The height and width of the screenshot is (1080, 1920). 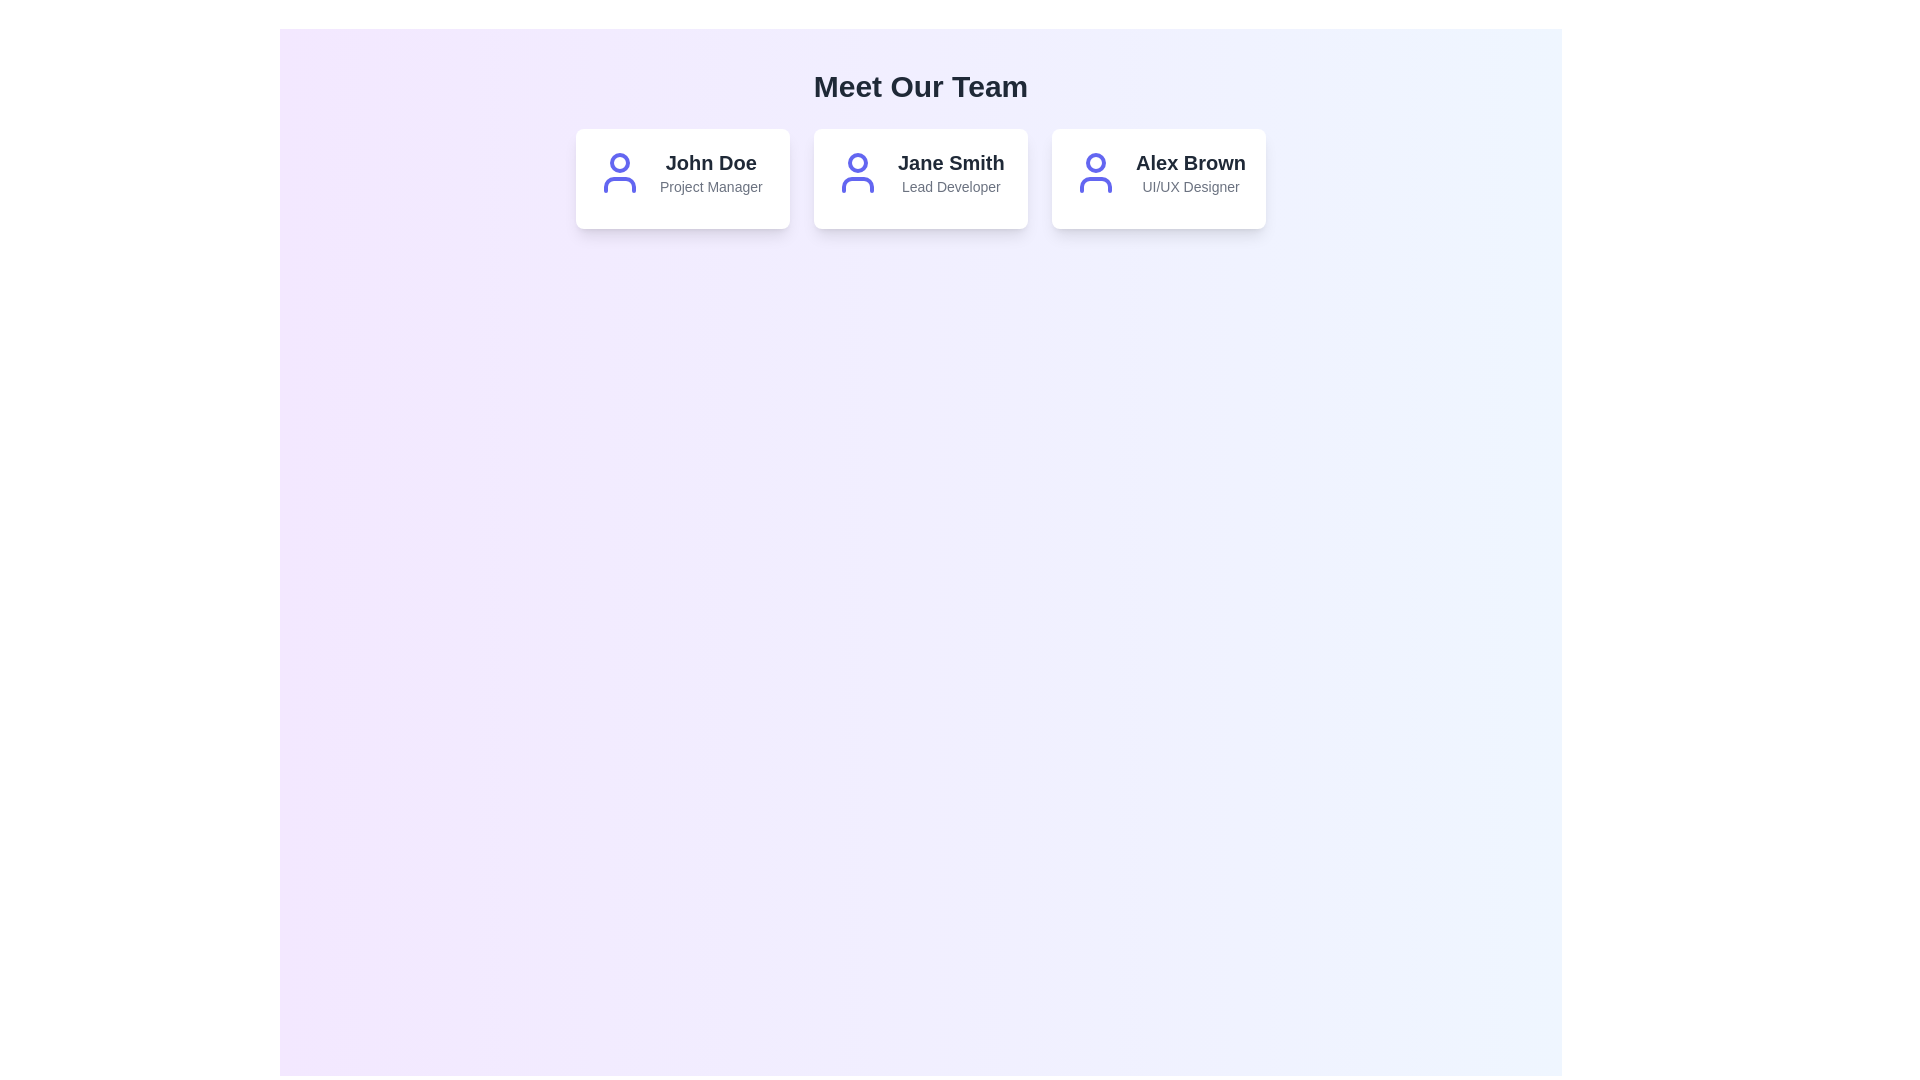 I want to click on the circular head component of the leftmost user icon under 'Meet Our Team', which represents the head of the human figure icon, so click(x=618, y=161).